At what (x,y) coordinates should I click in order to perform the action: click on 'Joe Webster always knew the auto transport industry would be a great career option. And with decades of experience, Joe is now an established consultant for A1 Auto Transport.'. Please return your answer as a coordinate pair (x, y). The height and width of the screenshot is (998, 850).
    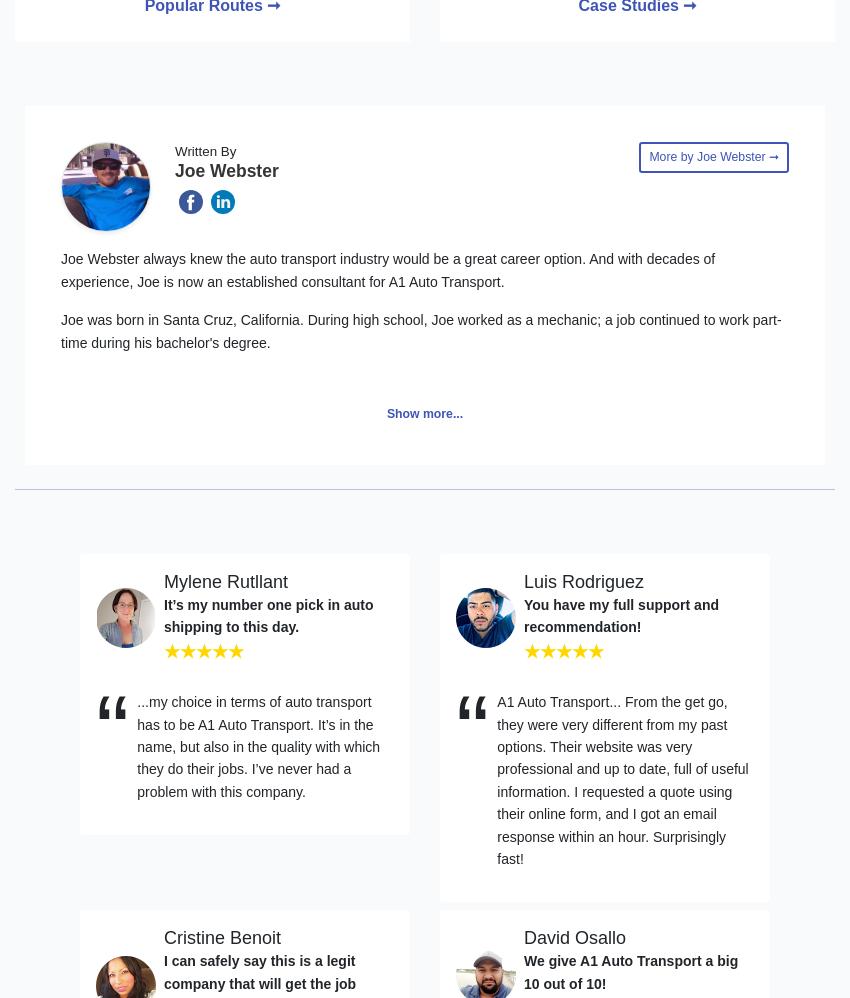
    Looking at the image, I should click on (388, 268).